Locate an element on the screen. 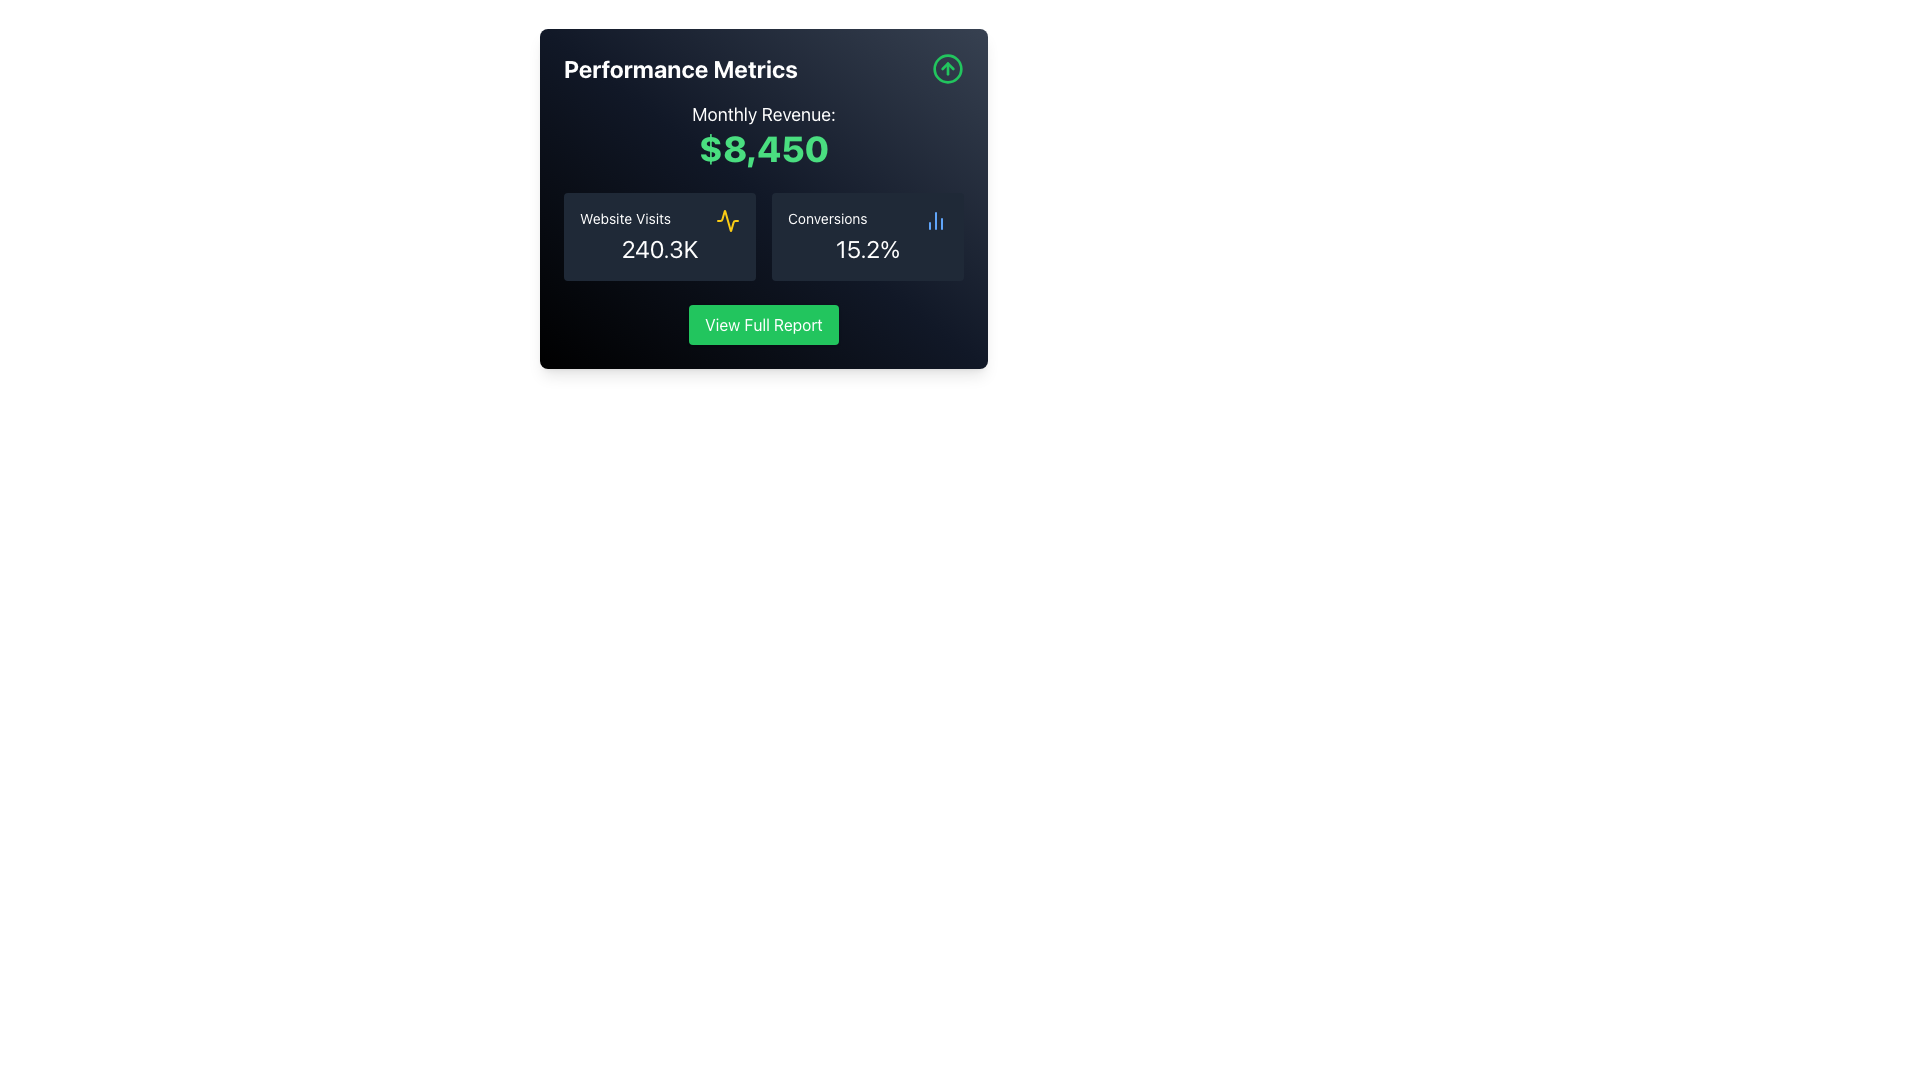  the text display element that shows the financial metric of monthly revenue, located centrally within the 'Performance Metrics' card, directly below the card title is located at coordinates (762, 135).